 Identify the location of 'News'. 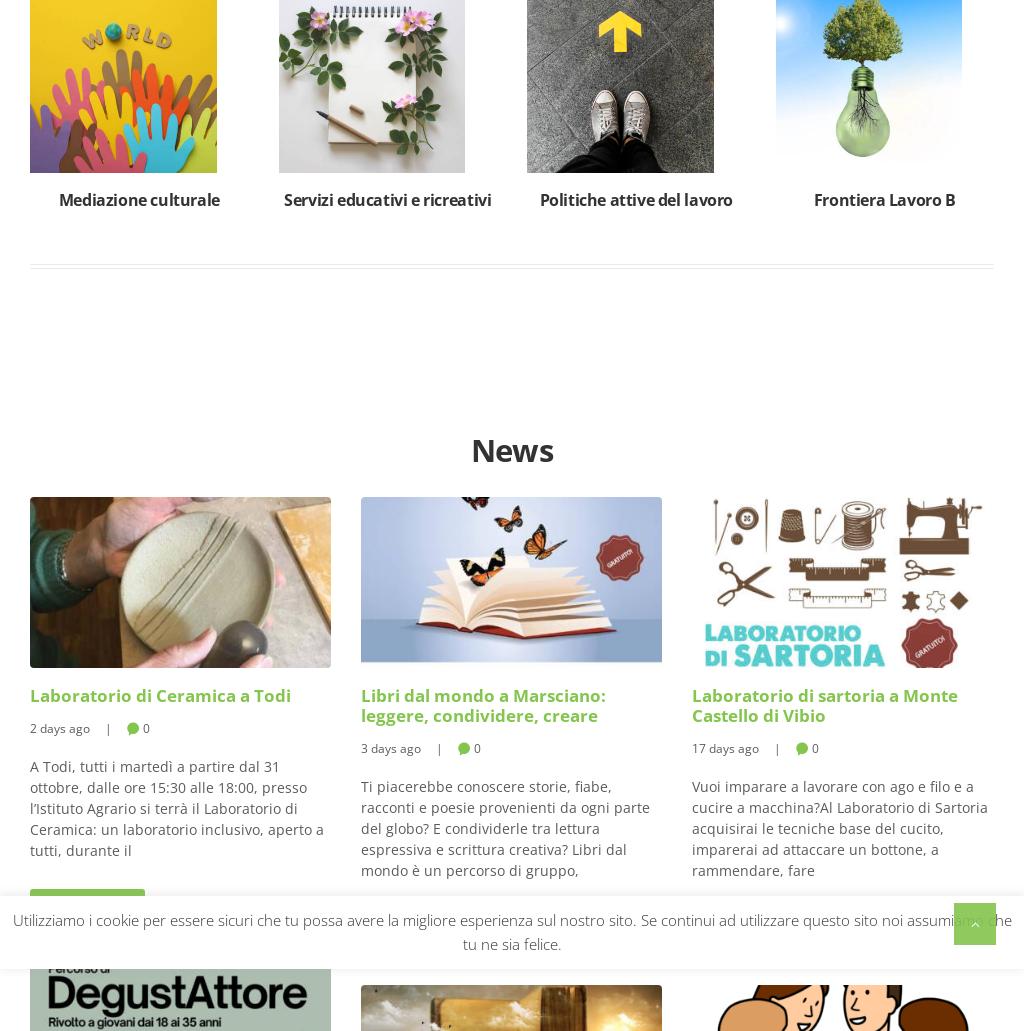
(510, 450).